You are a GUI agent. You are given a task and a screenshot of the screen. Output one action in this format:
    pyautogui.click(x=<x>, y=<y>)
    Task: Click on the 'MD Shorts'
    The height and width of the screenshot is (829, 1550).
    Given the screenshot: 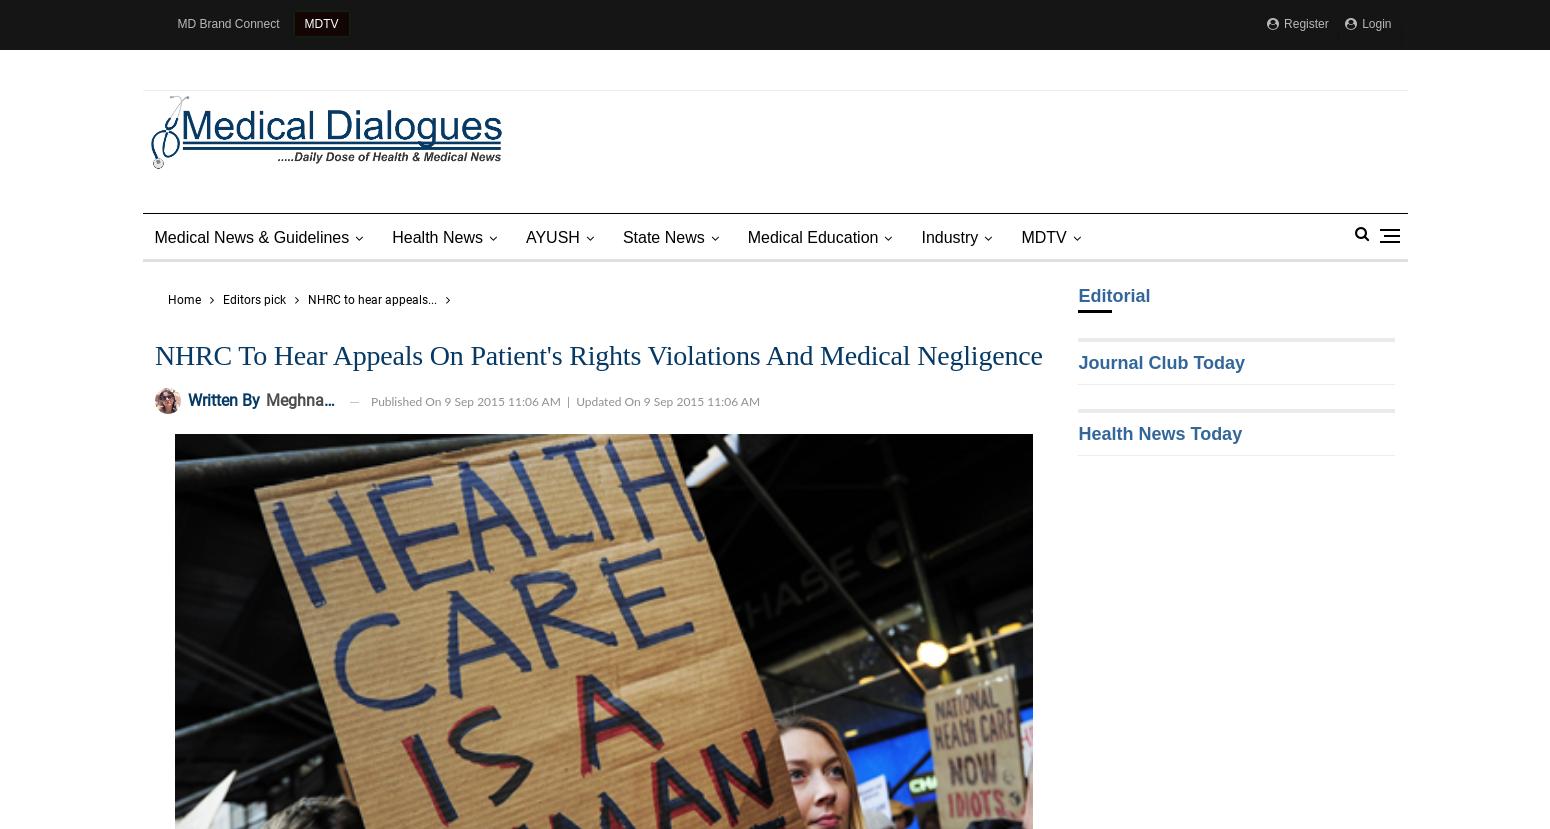 What is the action you would take?
    pyautogui.click(x=321, y=414)
    